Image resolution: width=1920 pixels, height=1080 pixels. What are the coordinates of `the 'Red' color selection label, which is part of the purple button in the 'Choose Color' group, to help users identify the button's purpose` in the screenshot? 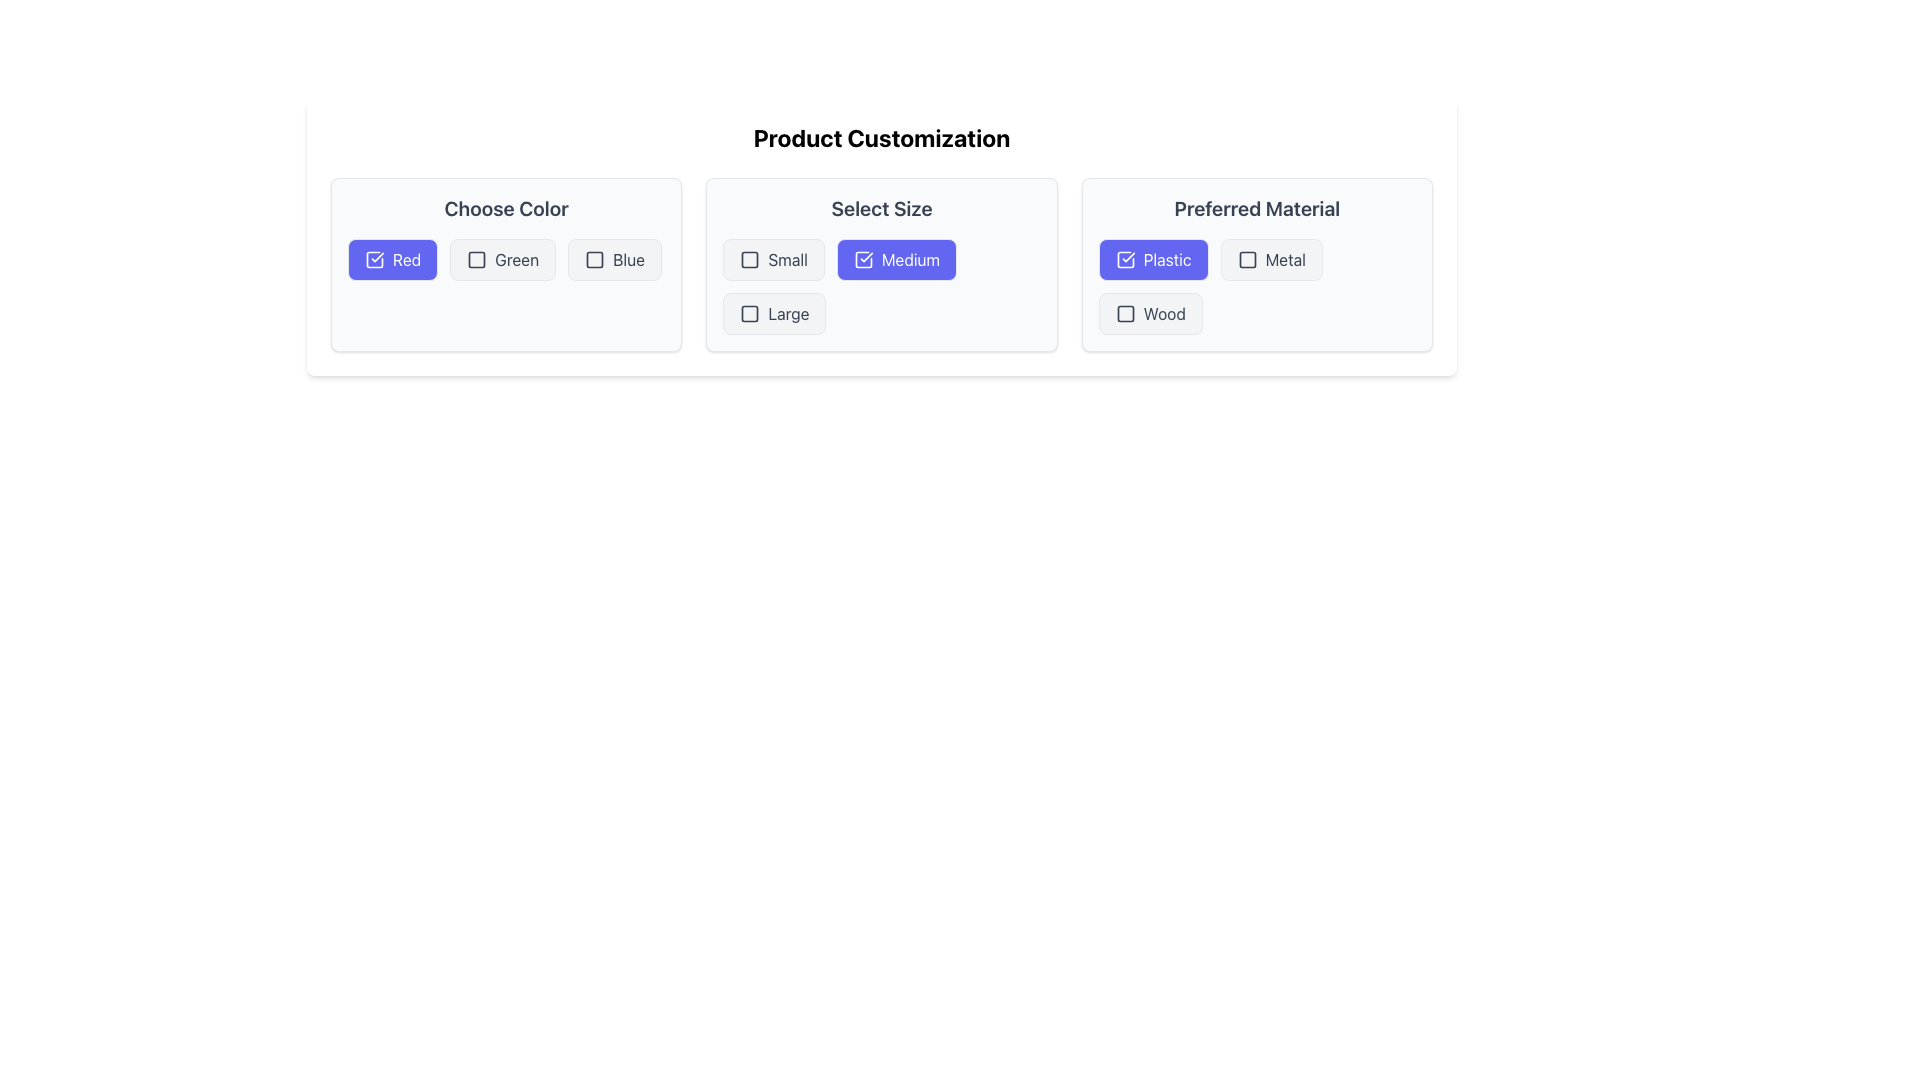 It's located at (406, 258).